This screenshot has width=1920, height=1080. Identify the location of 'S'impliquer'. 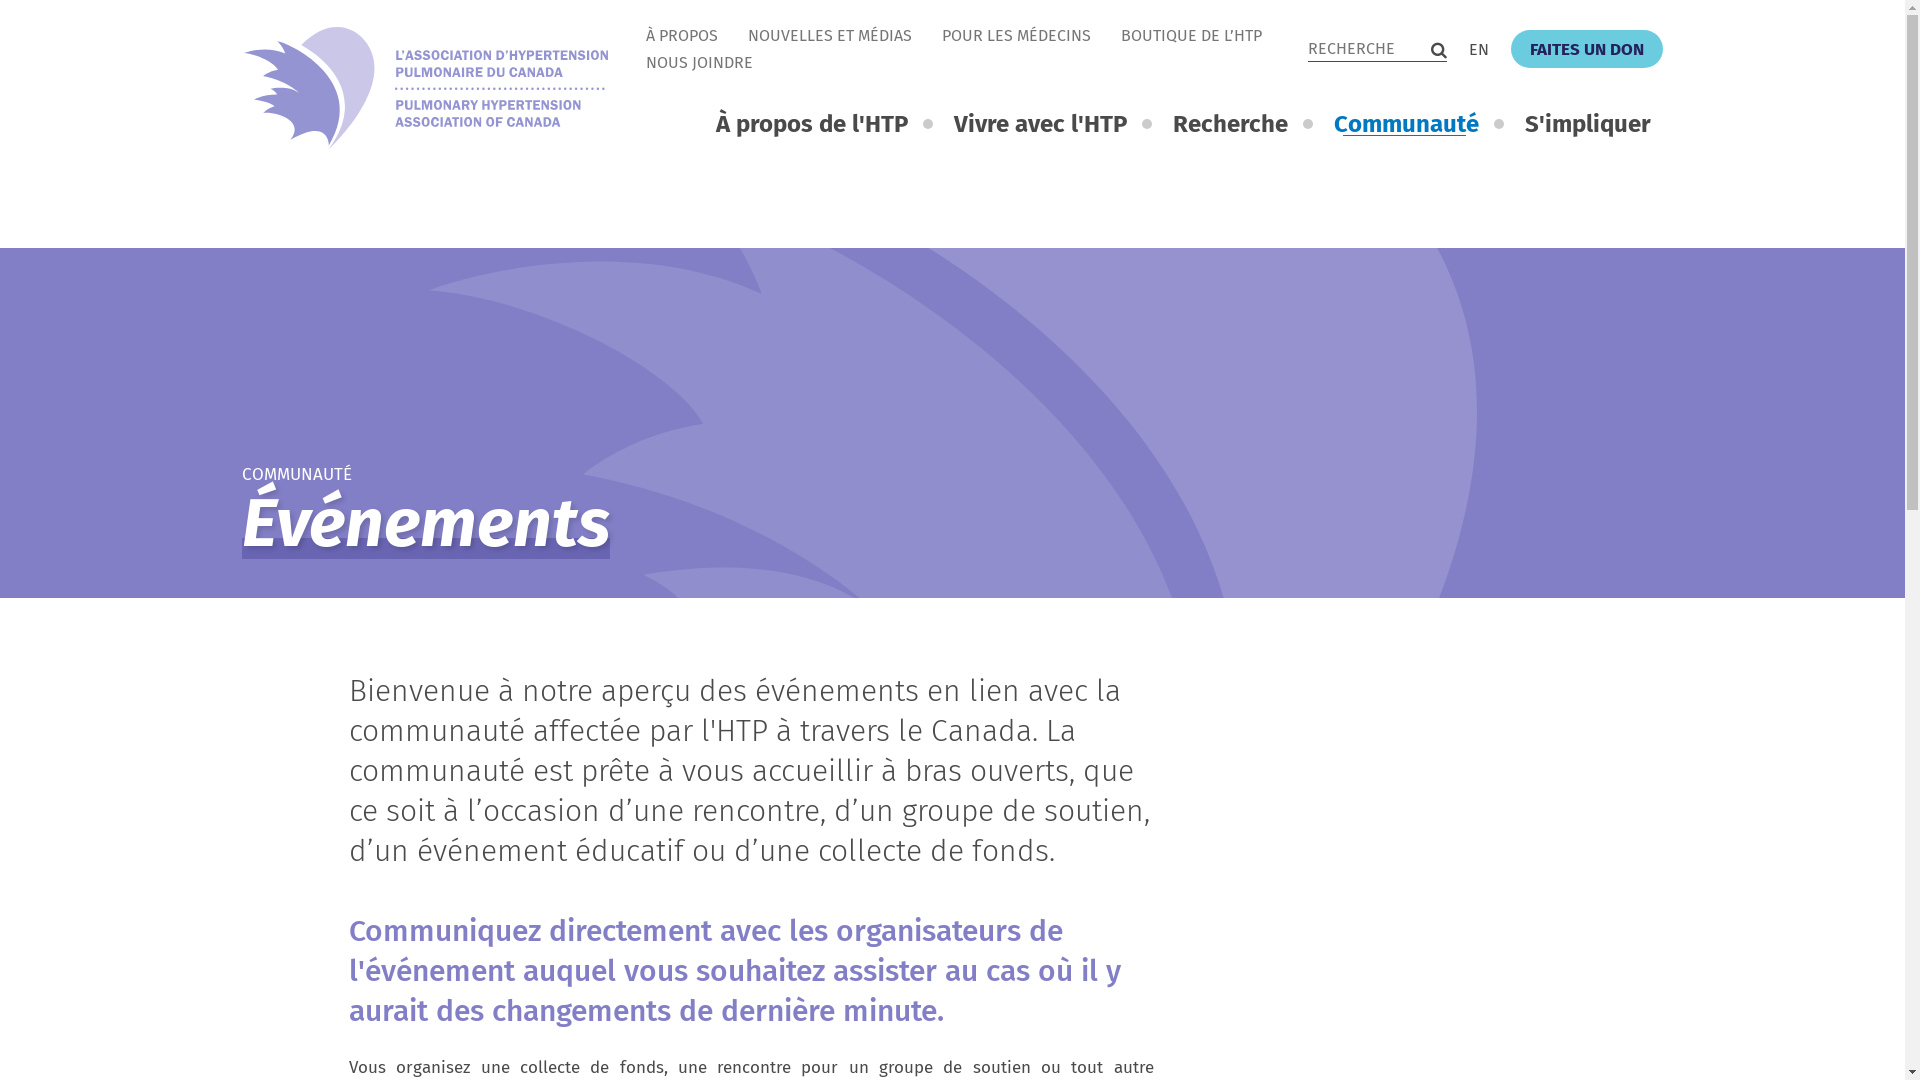
(1513, 123).